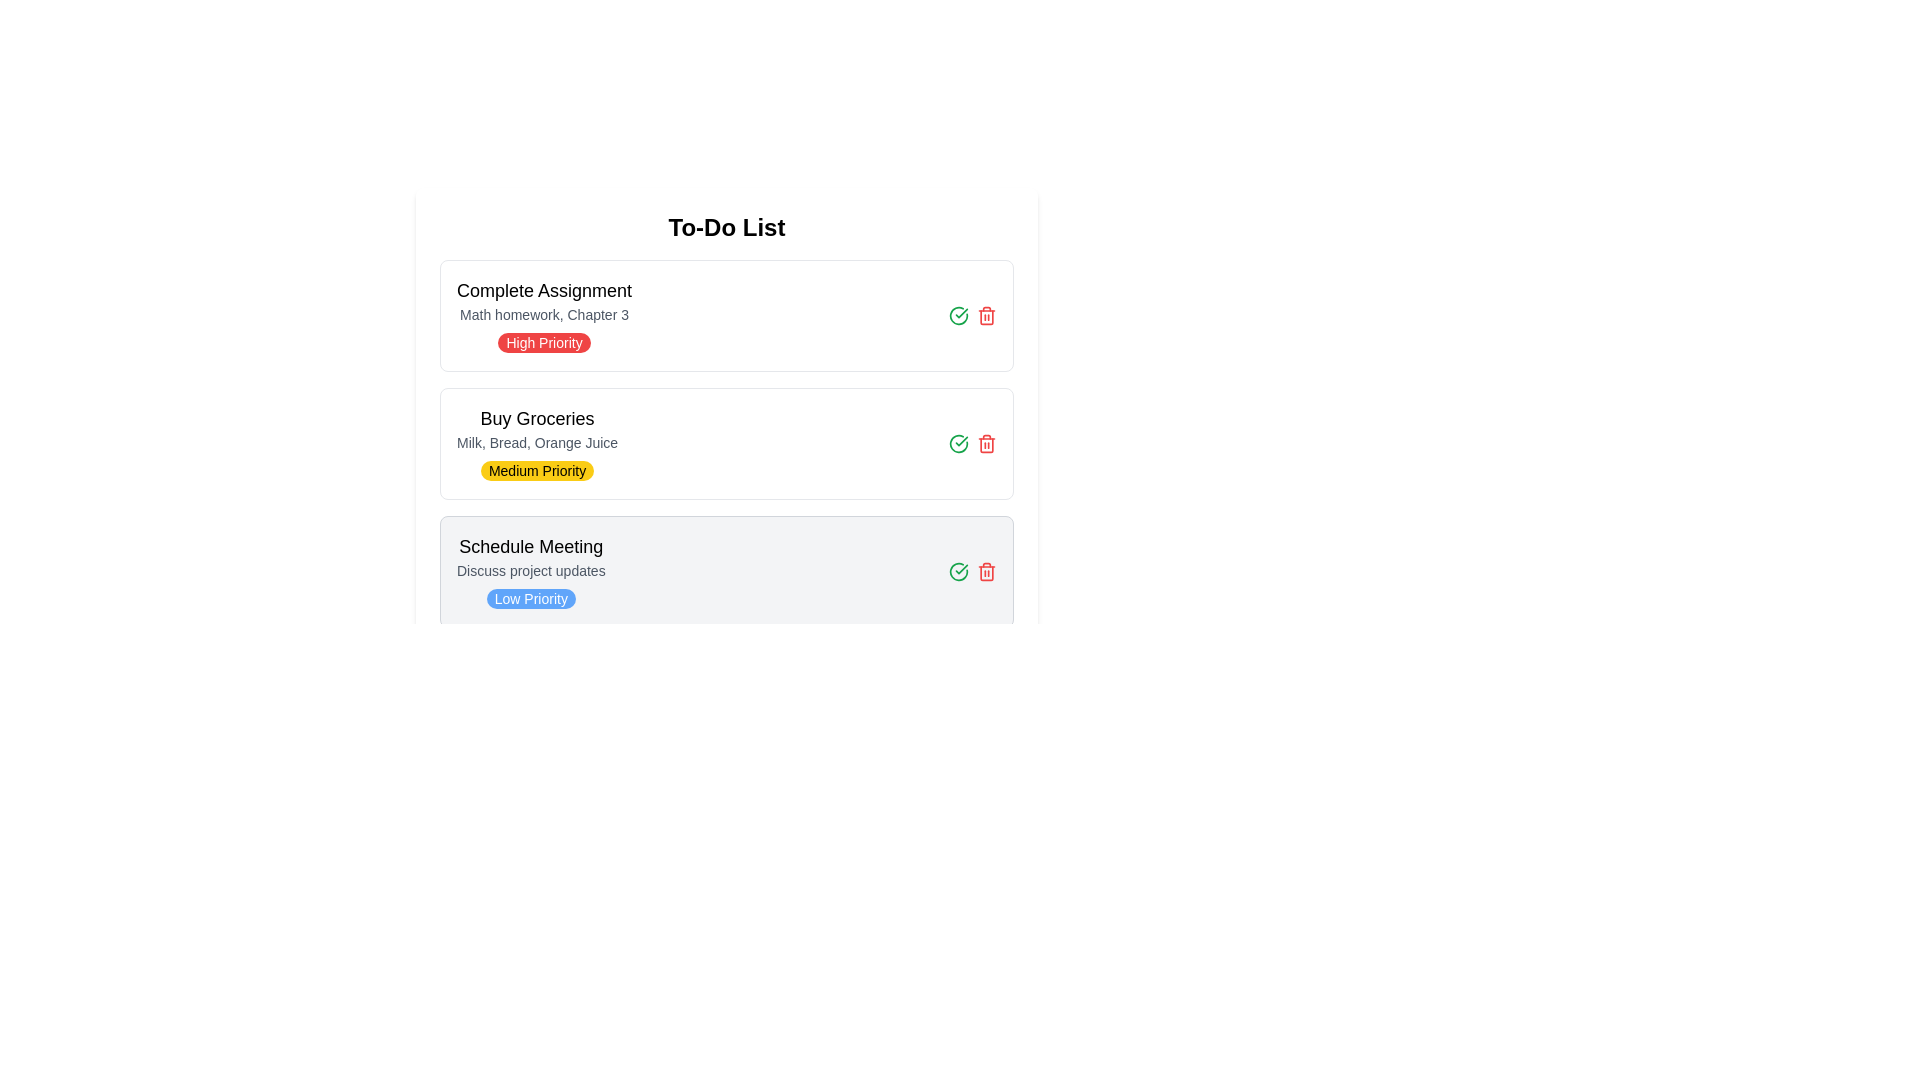 Image resolution: width=1920 pixels, height=1080 pixels. I want to click on the text label displaying 'Math homework, Chapter 3', which is located below the header 'Complete Assignment', so click(544, 315).